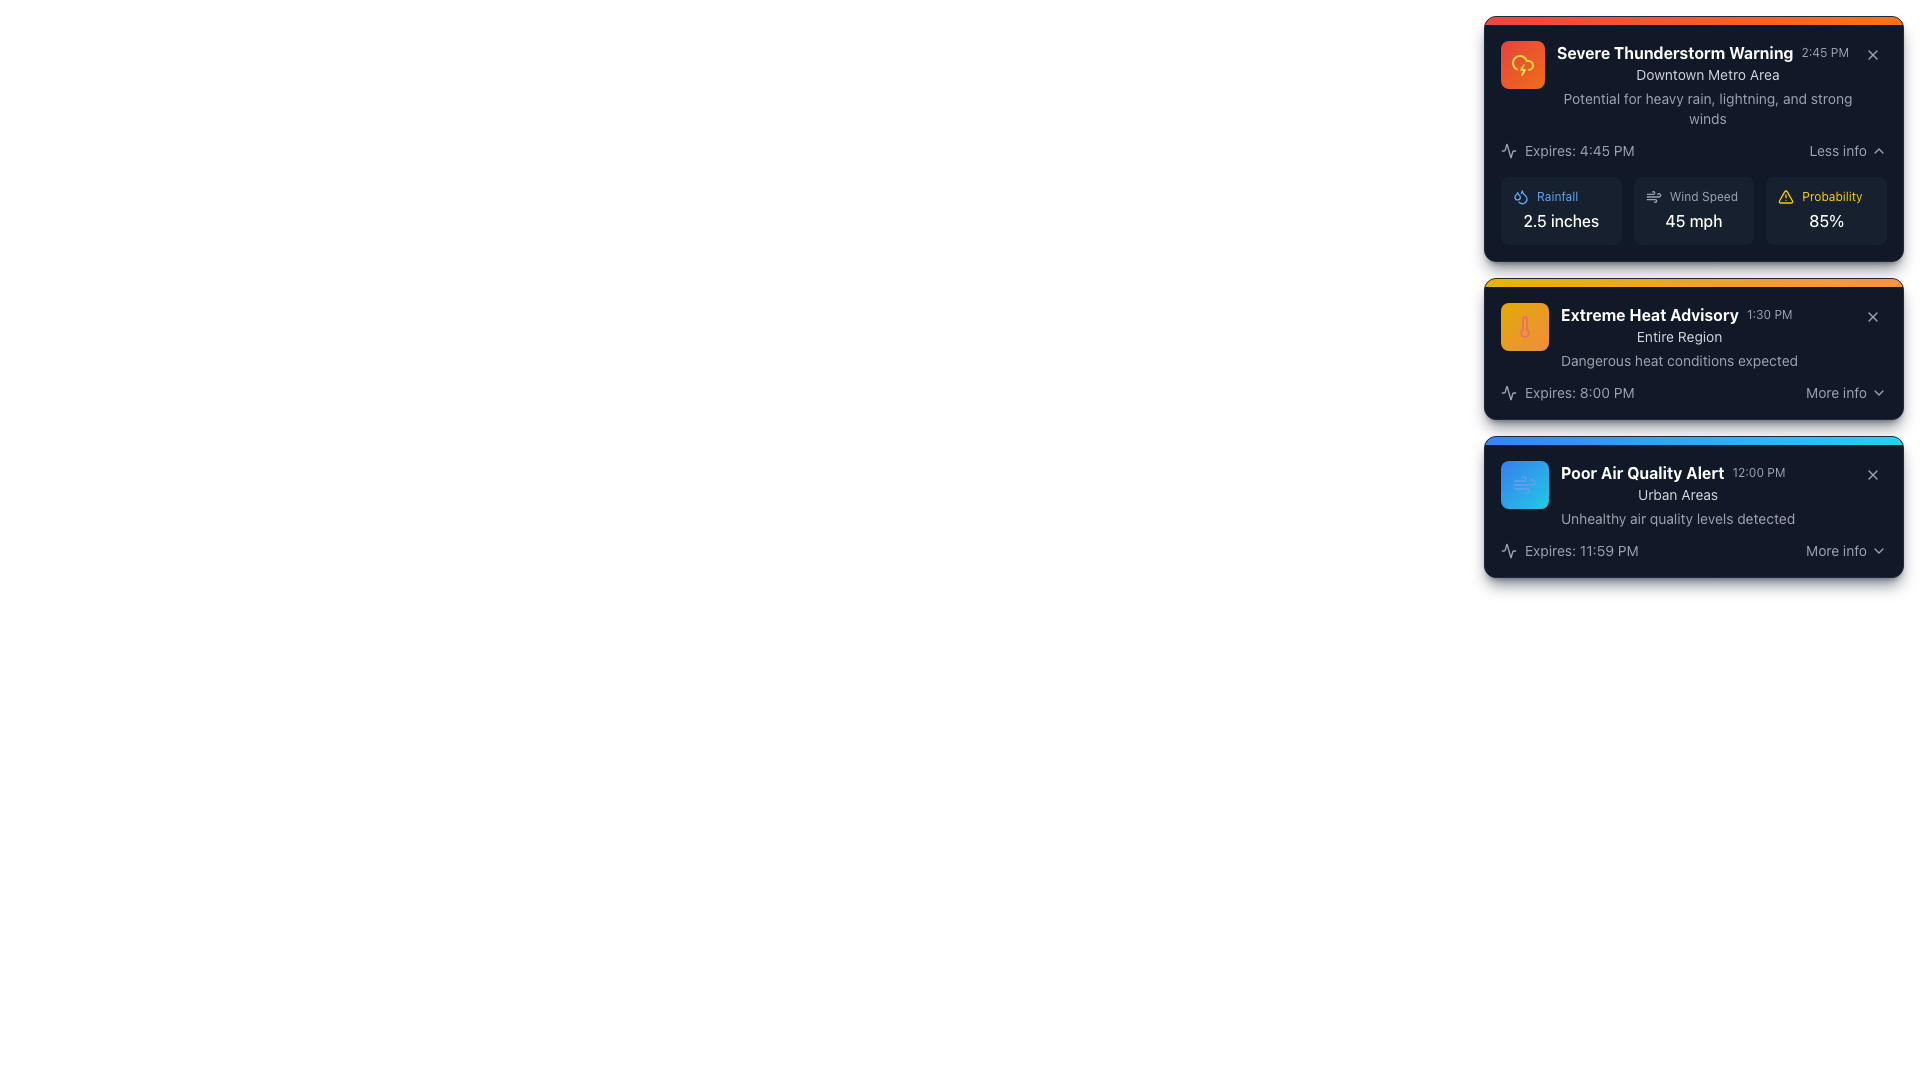 This screenshot has height=1080, width=1920. What do you see at coordinates (1877, 551) in the screenshot?
I see `the downward-pointing chevron arrow icon located to the right of the 'More info' text in the 'Poor Air Quality Alert' card` at bounding box center [1877, 551].